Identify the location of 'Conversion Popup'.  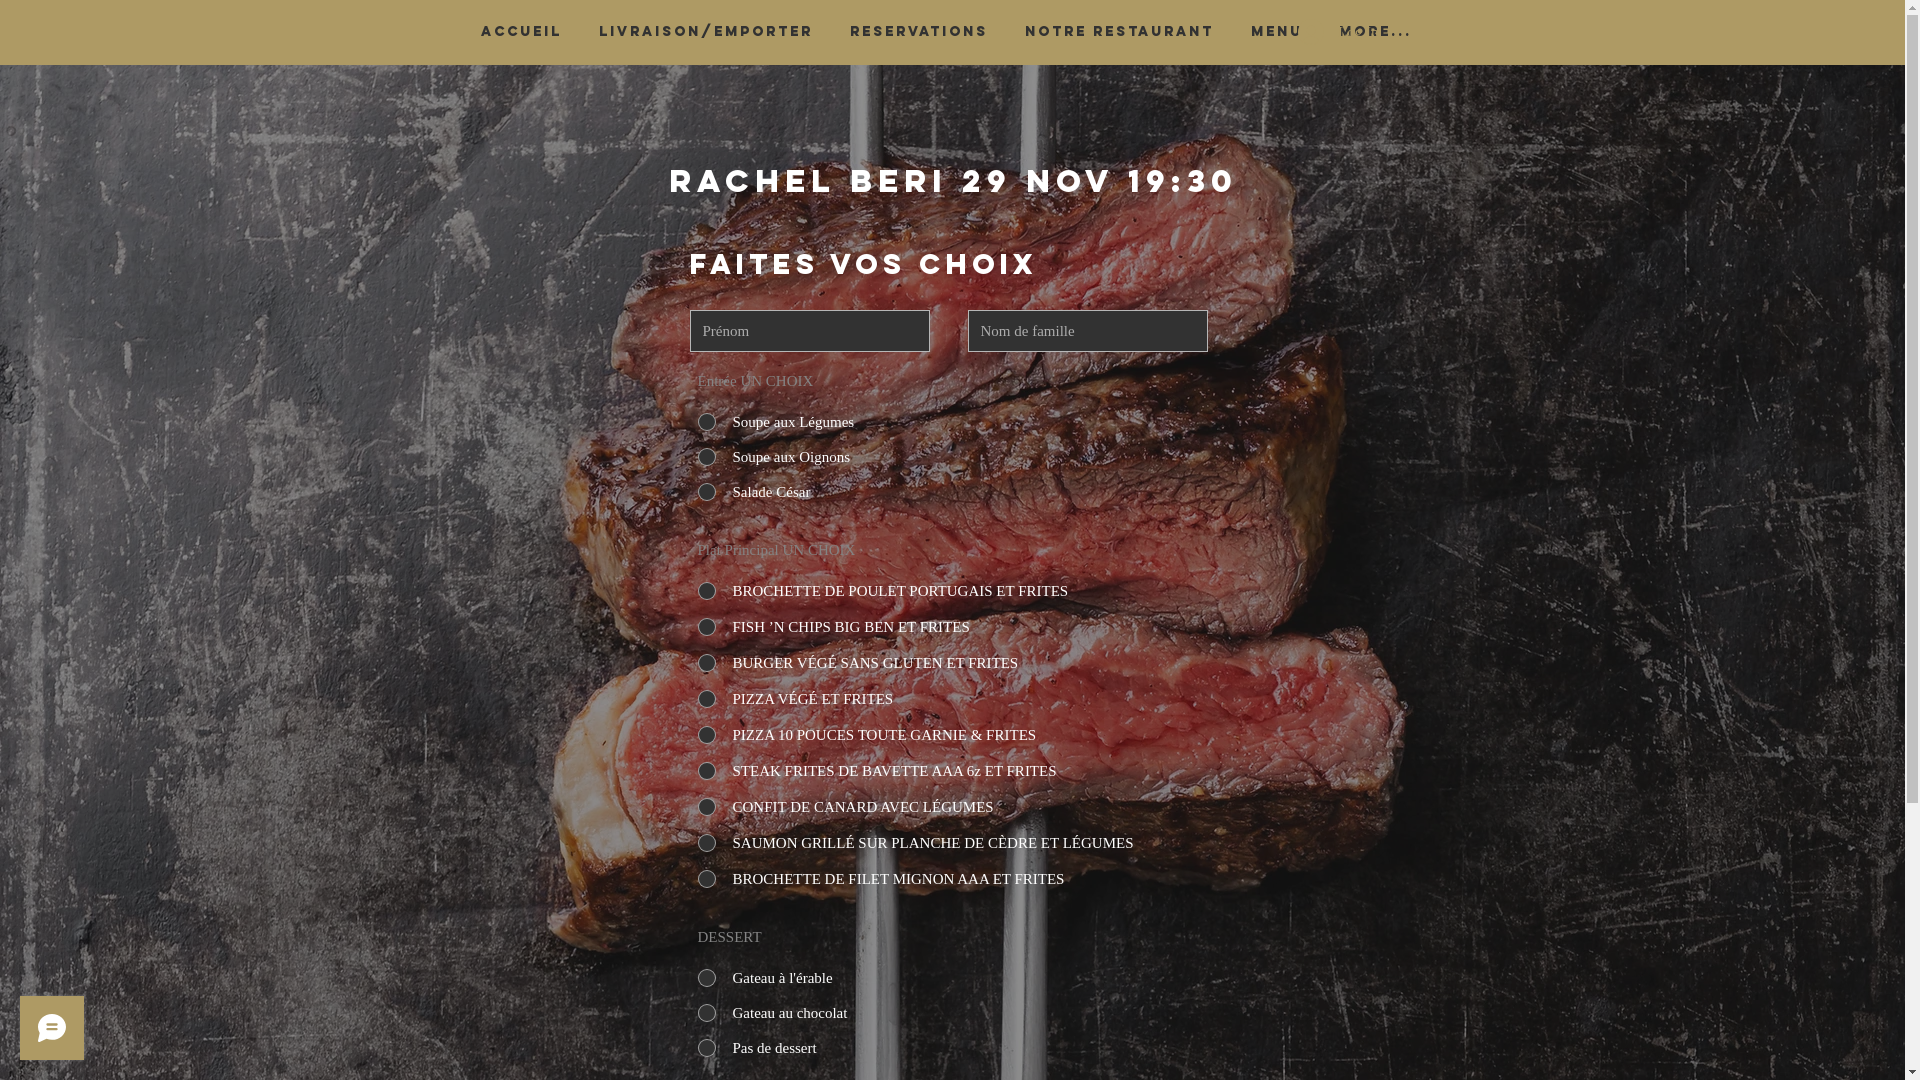
(953, 532).